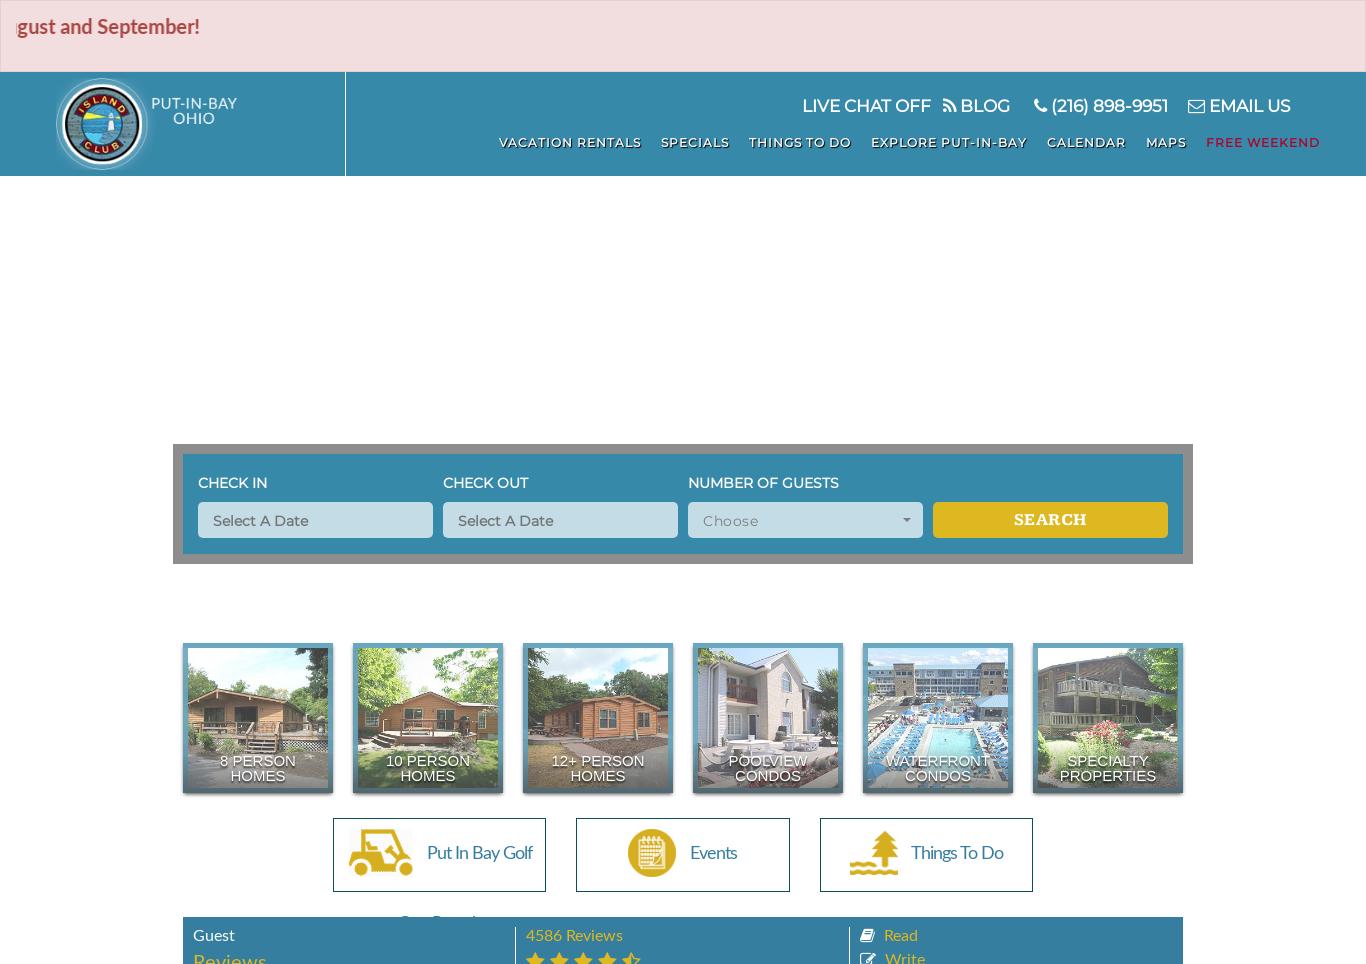 This screenshot has width=1366, height=964. I want to click on 'Email Us', so click(1247, 105).